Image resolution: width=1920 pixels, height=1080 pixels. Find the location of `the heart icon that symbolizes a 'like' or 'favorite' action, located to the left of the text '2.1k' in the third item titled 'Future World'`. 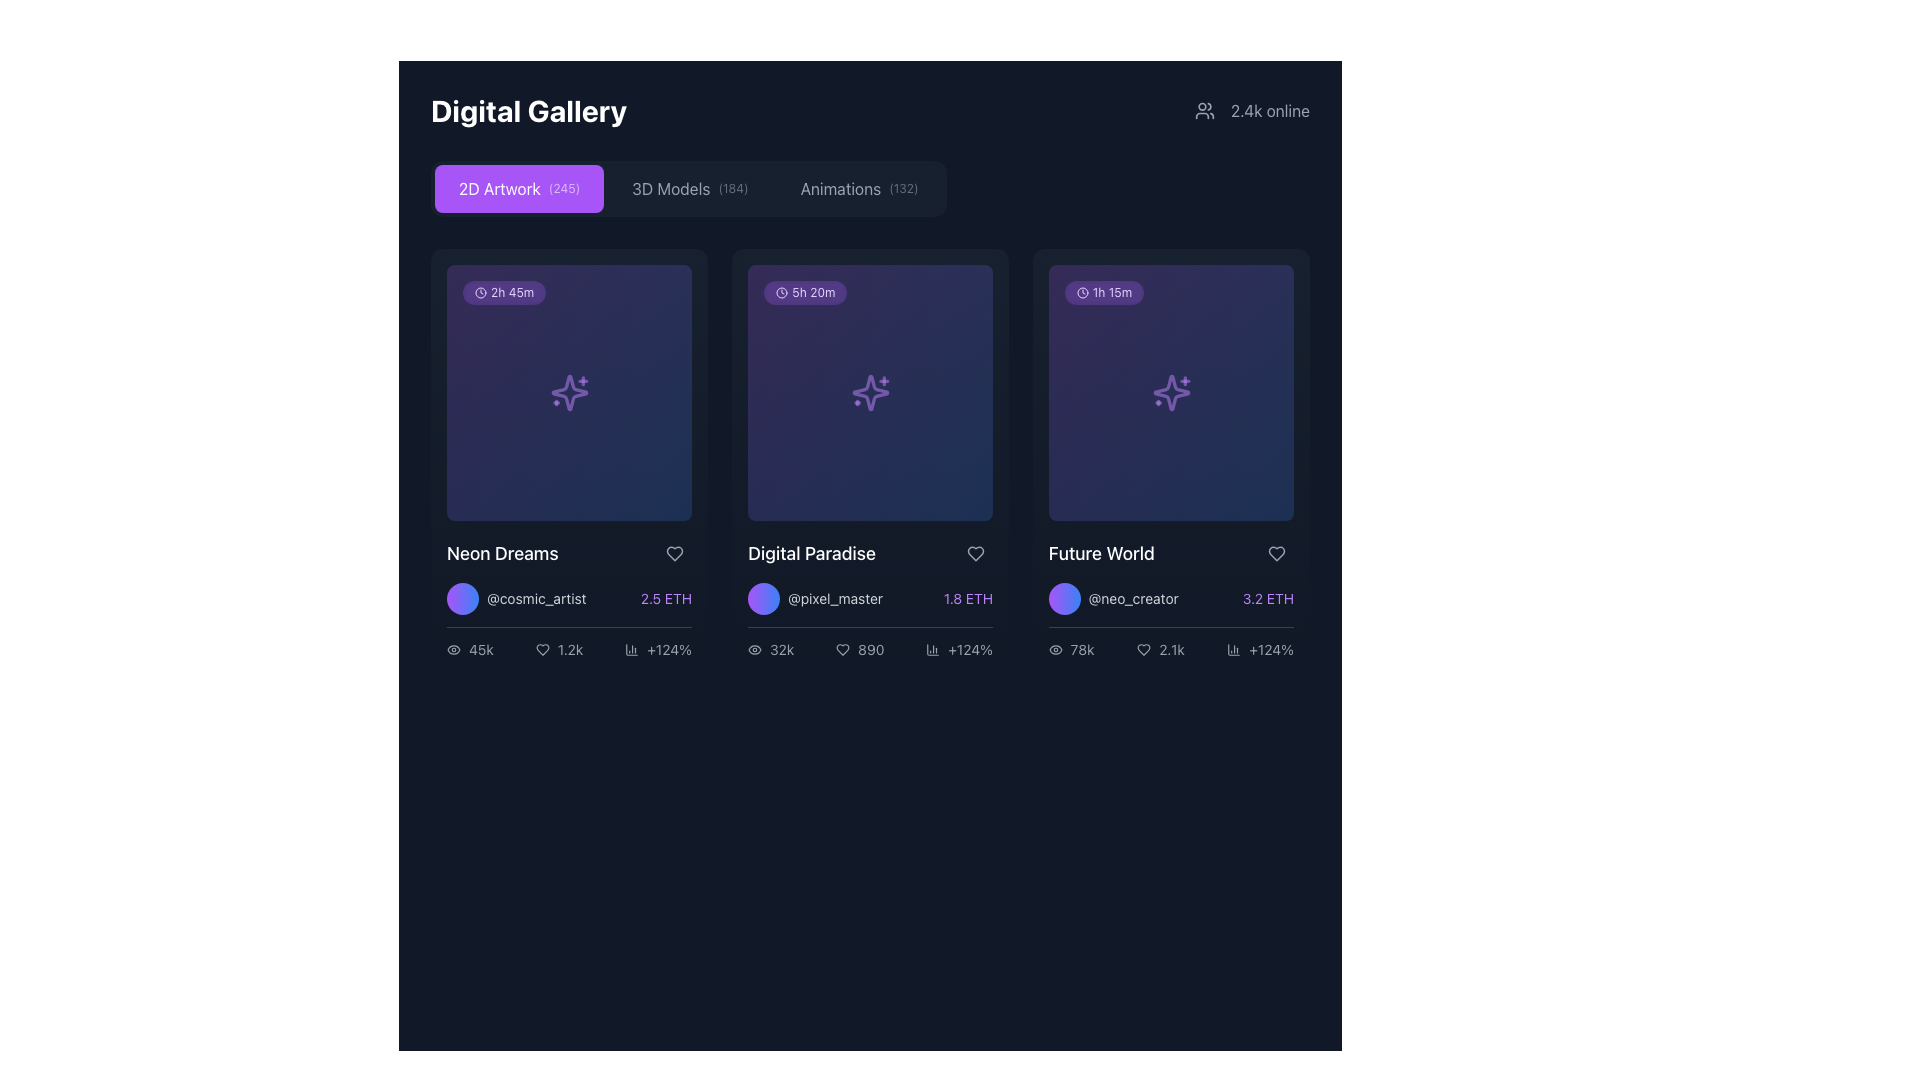

the heart icon that symbolizes a 'like' or 'favorite' action, located to the left of the text '2.1k' in the third item titled 'Future World' is located at coordinates (1144, 650).